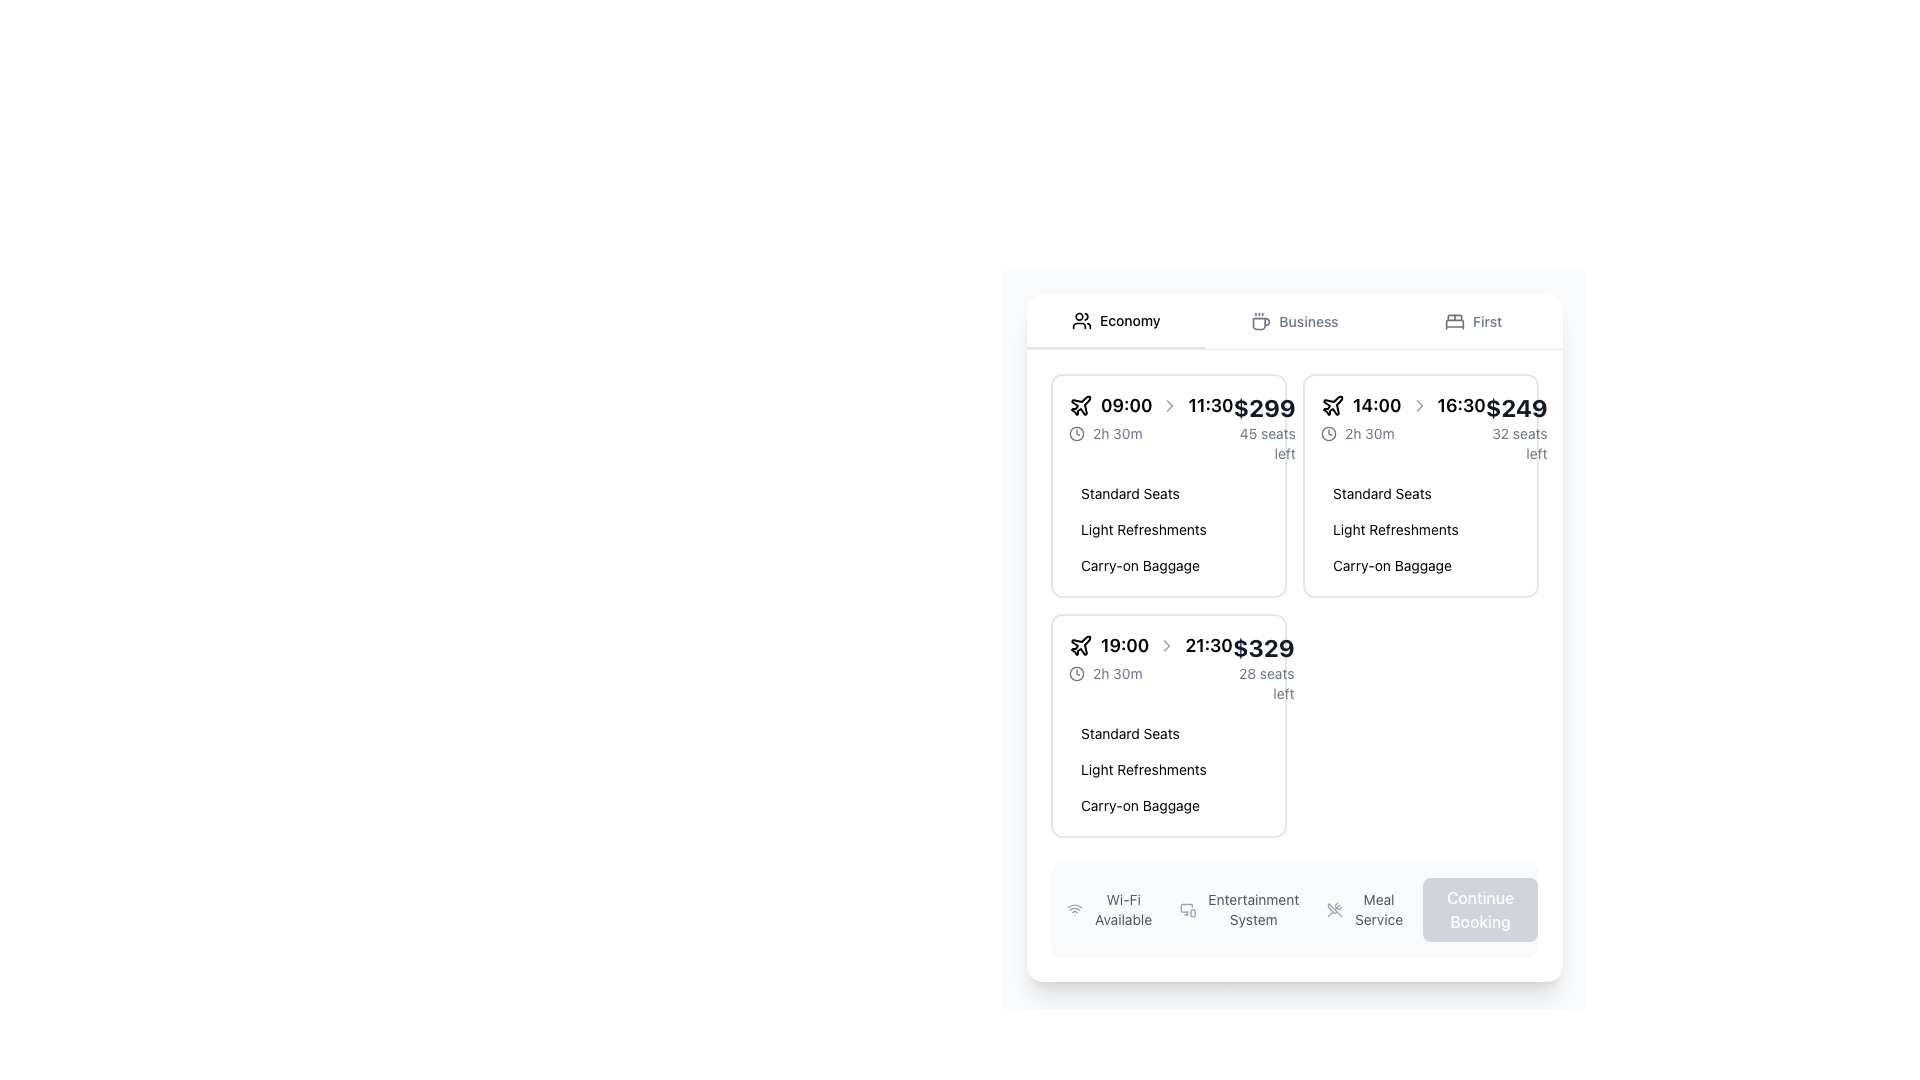  What do you see at coordinates (1150, 658) in the screenshot?
I see `the text and icon group displaying flight time '19:00 21:30' and duration '2h 30m' in the second card of the economy section` at bounding box center [1150, 658].